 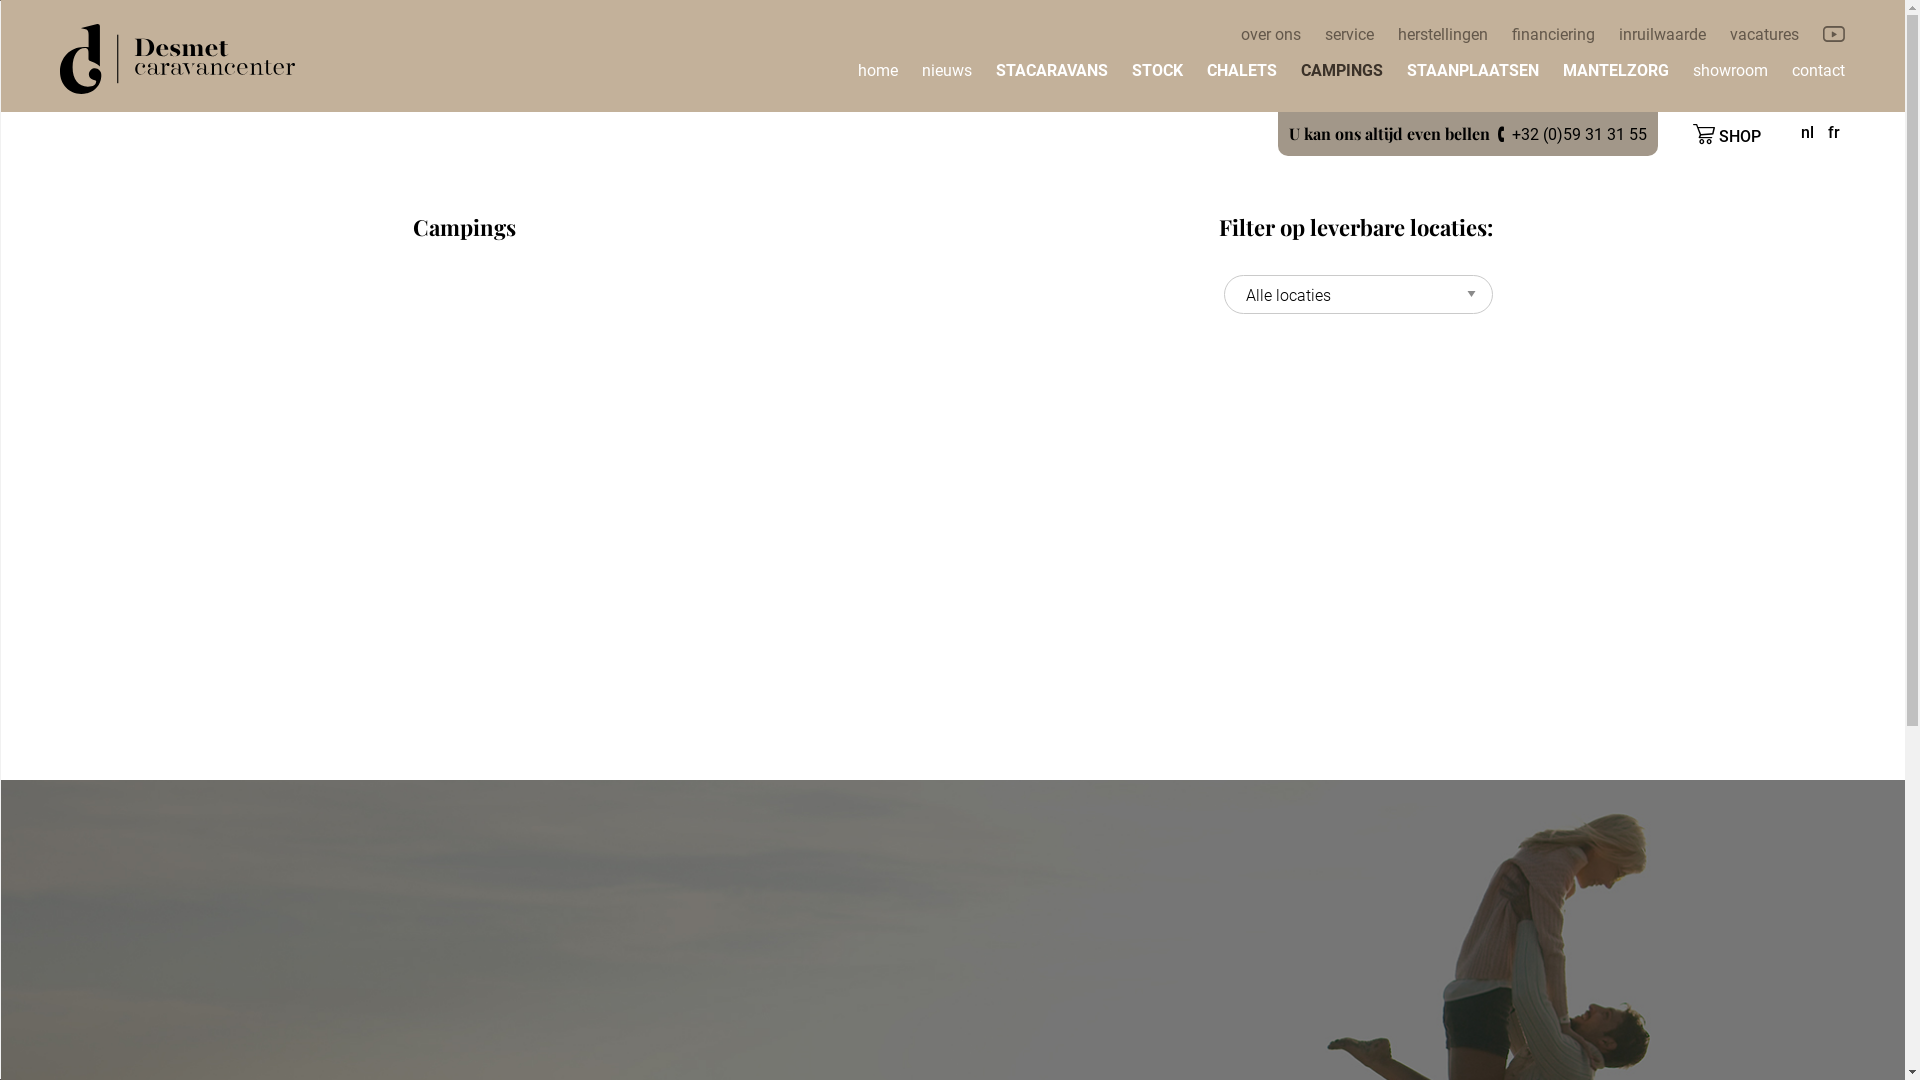 What do you see at coordinates (1241, 69) in the screenshot?
I see `'CHALETS'` at bounding box center [1241, 69].